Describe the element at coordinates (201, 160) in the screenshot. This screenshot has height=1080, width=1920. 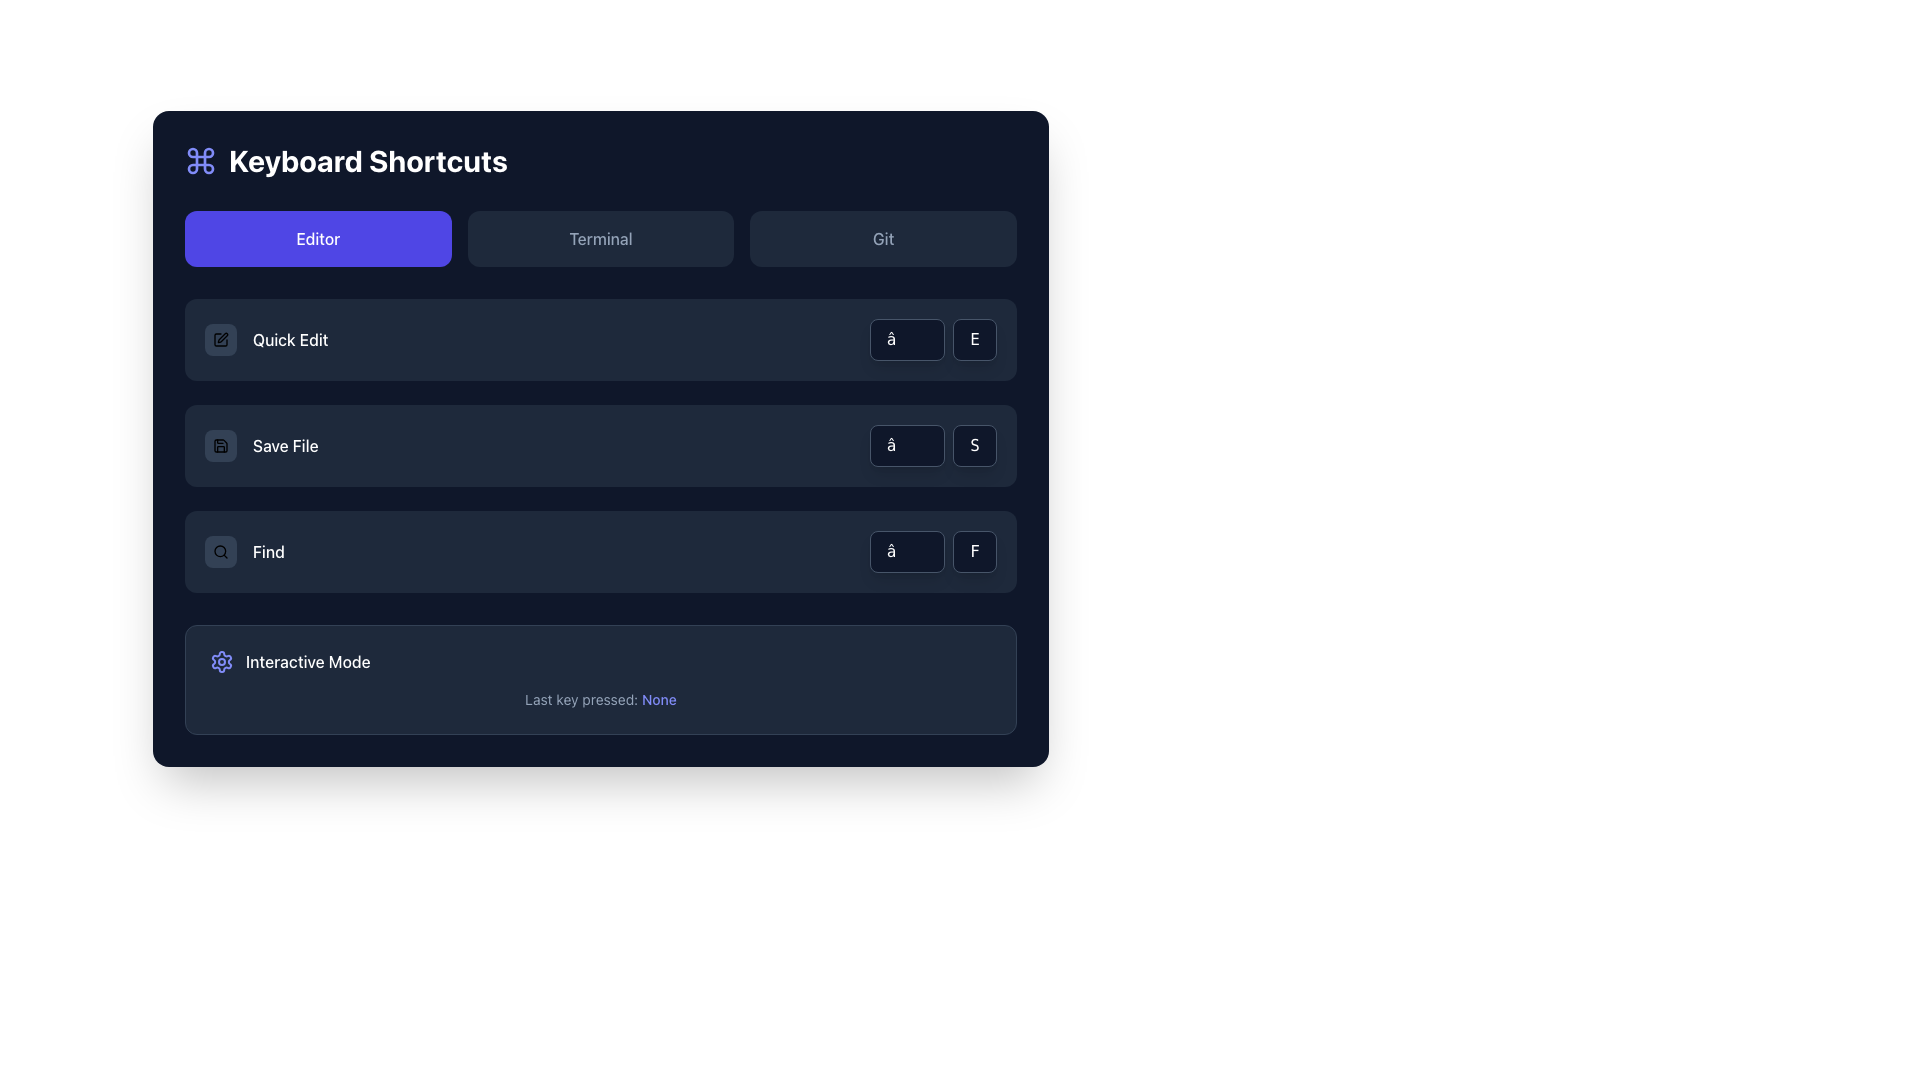
I see `the purple command symbol icon located to the left of the 'Keyboard Shortcuts' header text` at that location.